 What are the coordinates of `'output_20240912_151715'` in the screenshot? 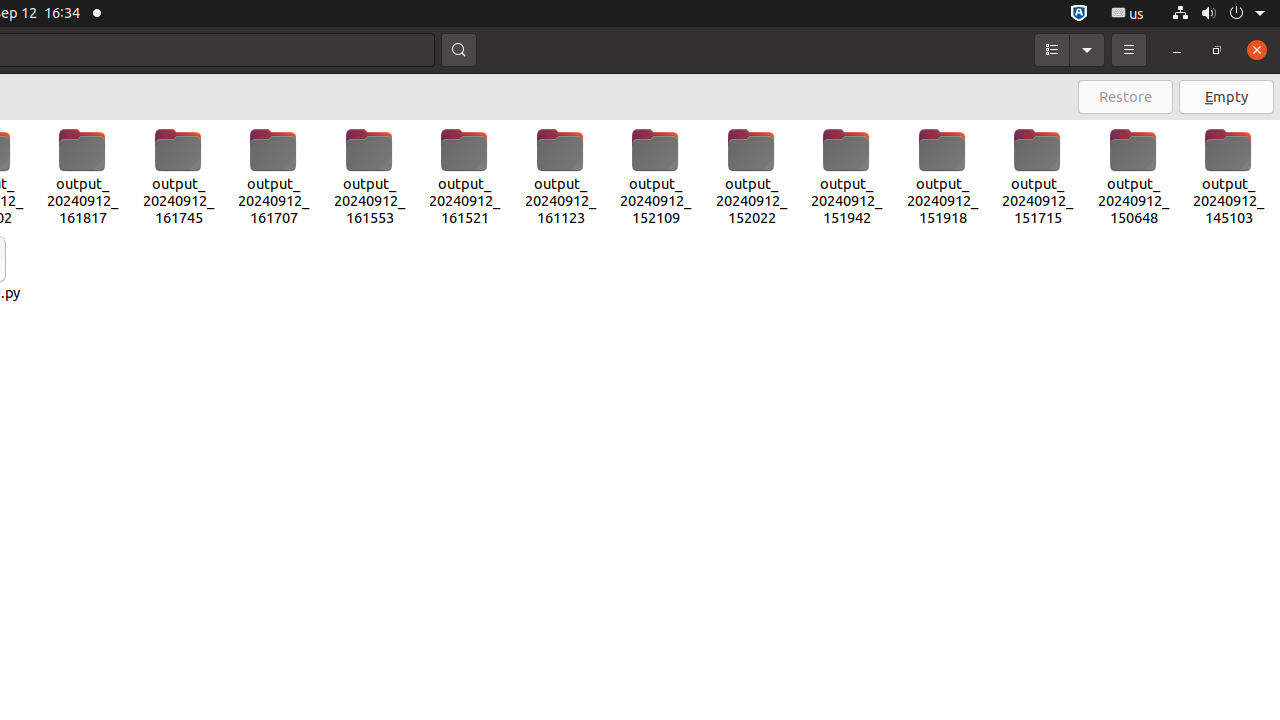 It's located at (1037, 176).